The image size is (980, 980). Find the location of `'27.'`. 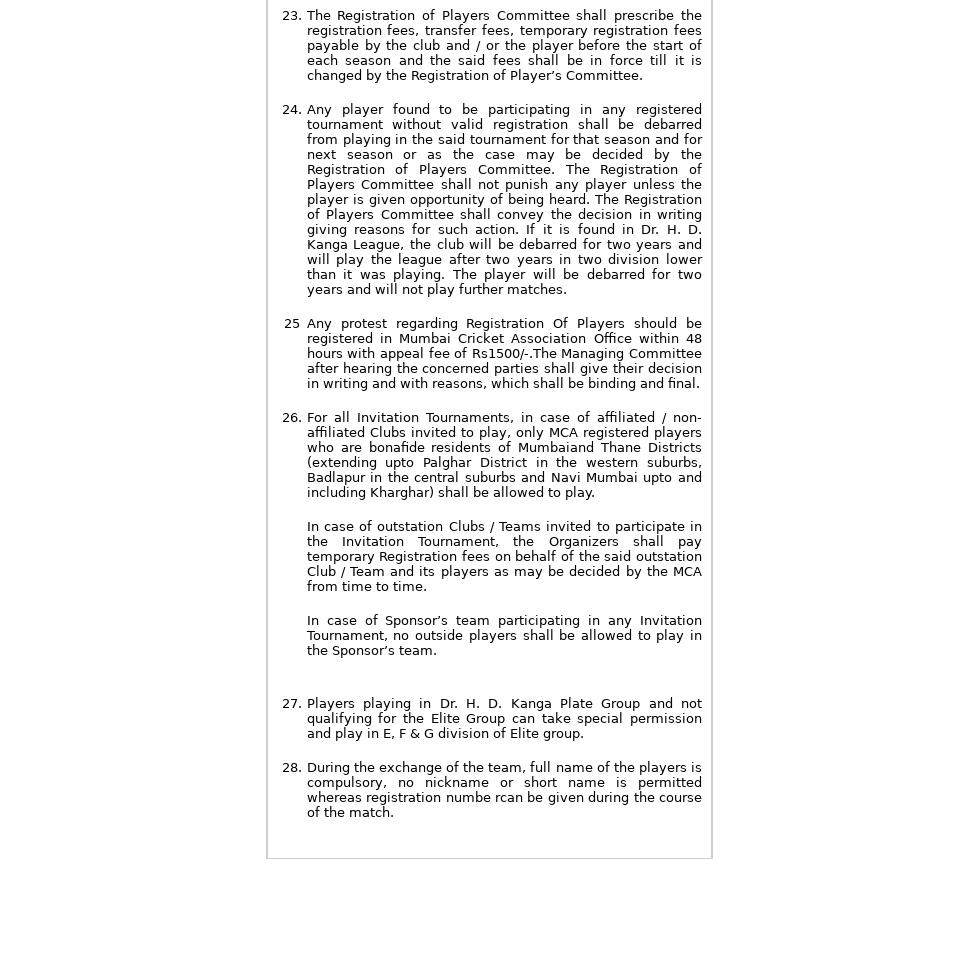

'27.' is located at coordinates (290, 703).